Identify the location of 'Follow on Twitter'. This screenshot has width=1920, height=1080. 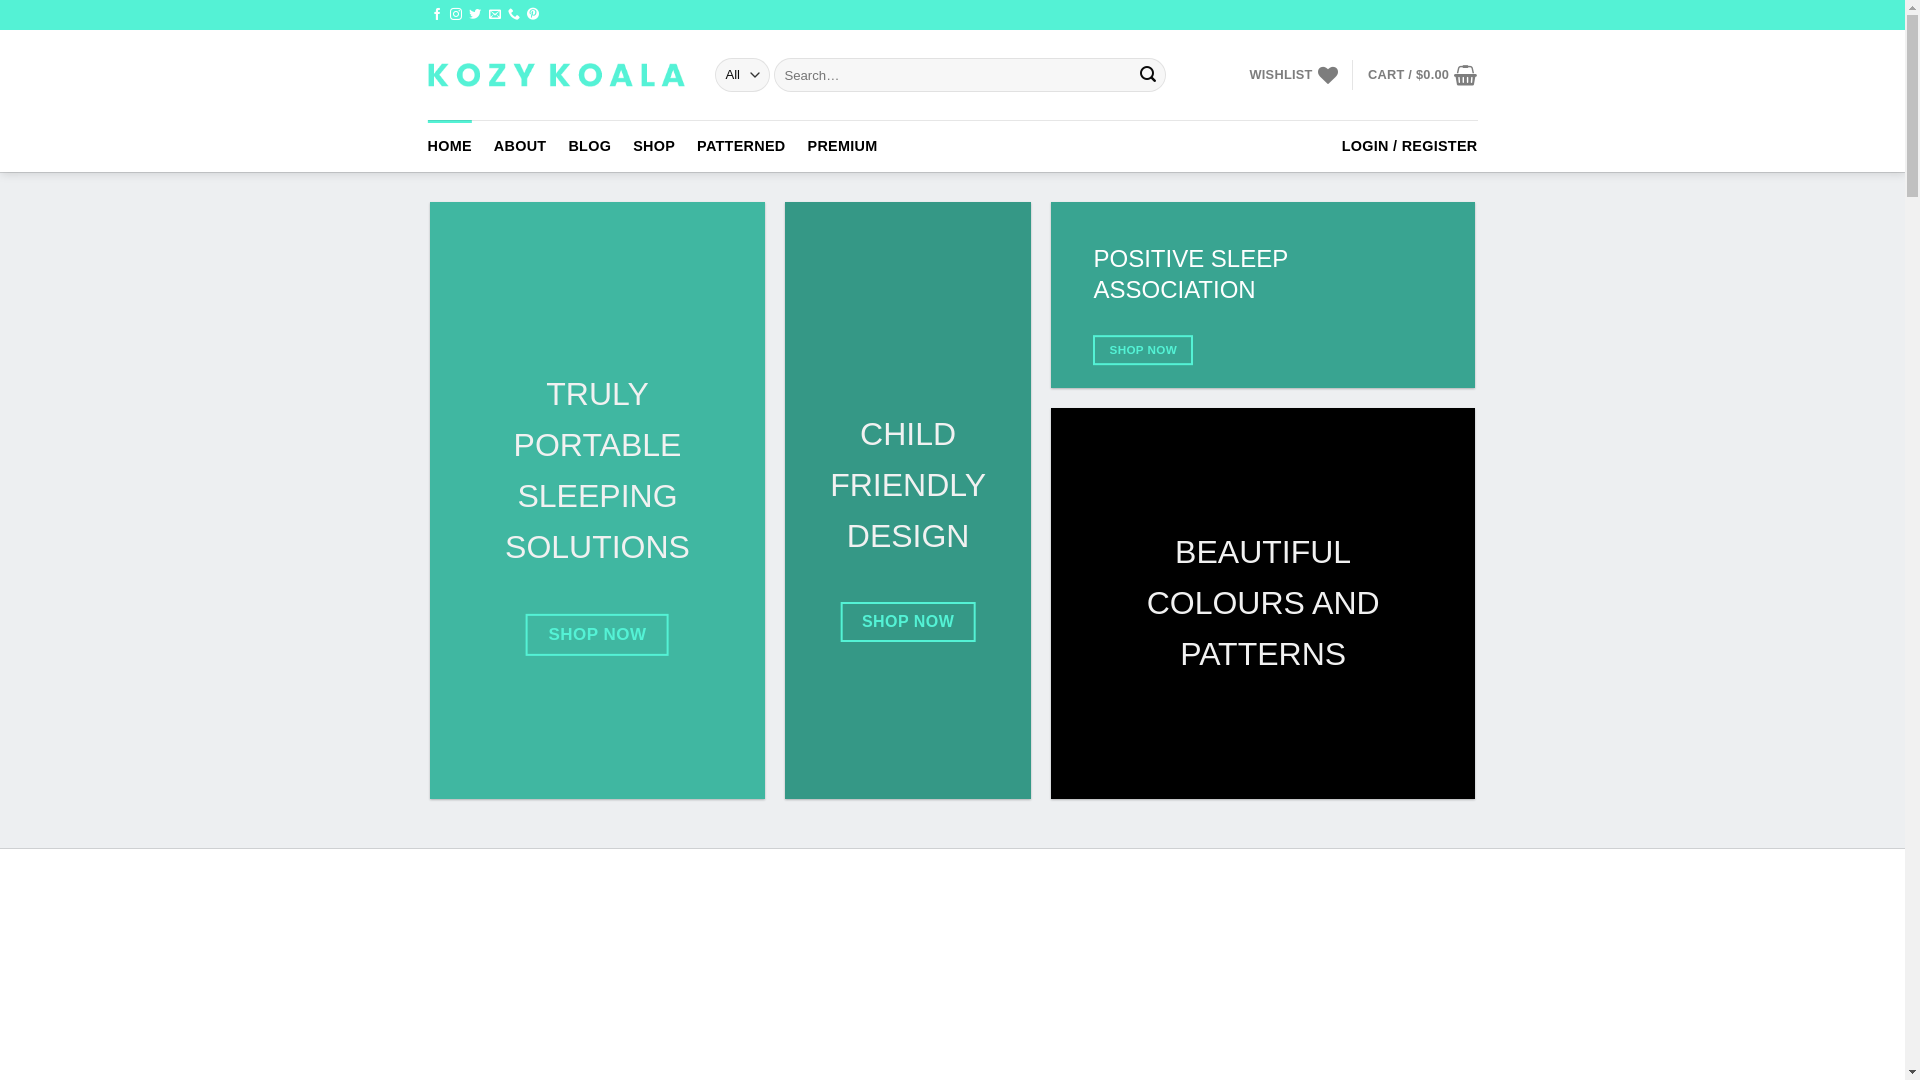
(474, 15).